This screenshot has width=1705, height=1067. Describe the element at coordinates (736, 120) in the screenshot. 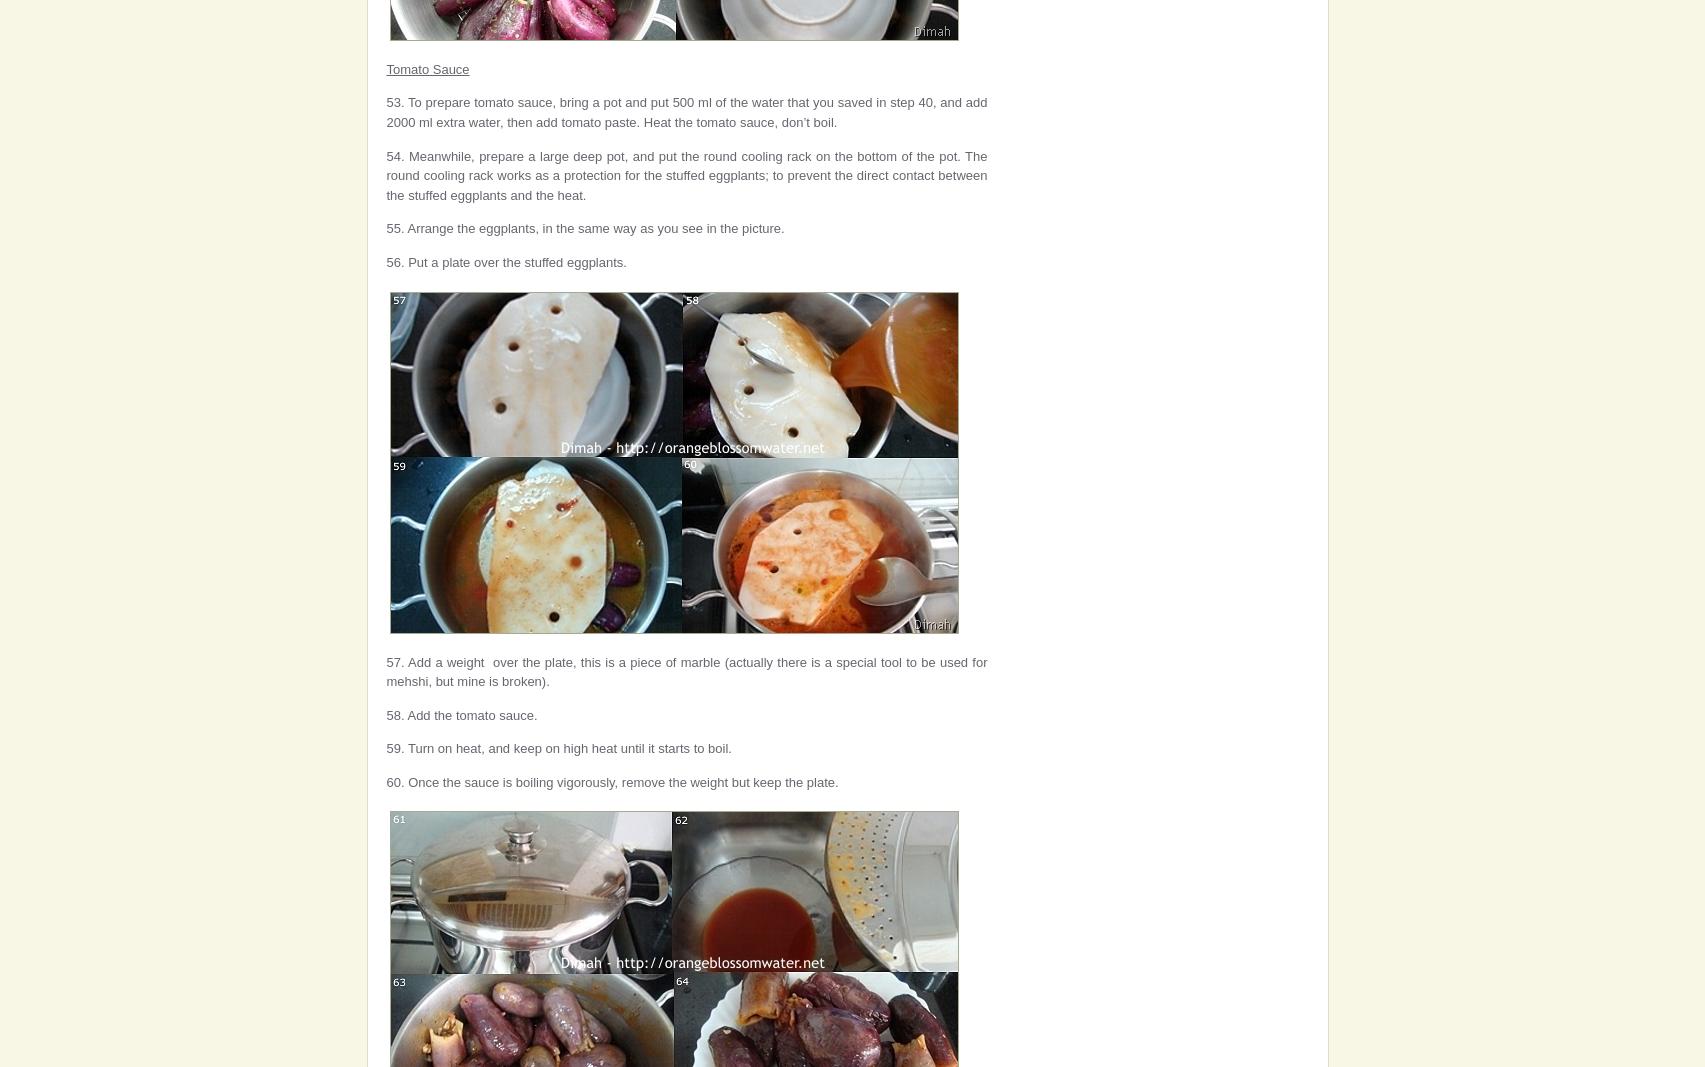

I see `'. Heat the tomato sauce, don’t boil.'` at that location.